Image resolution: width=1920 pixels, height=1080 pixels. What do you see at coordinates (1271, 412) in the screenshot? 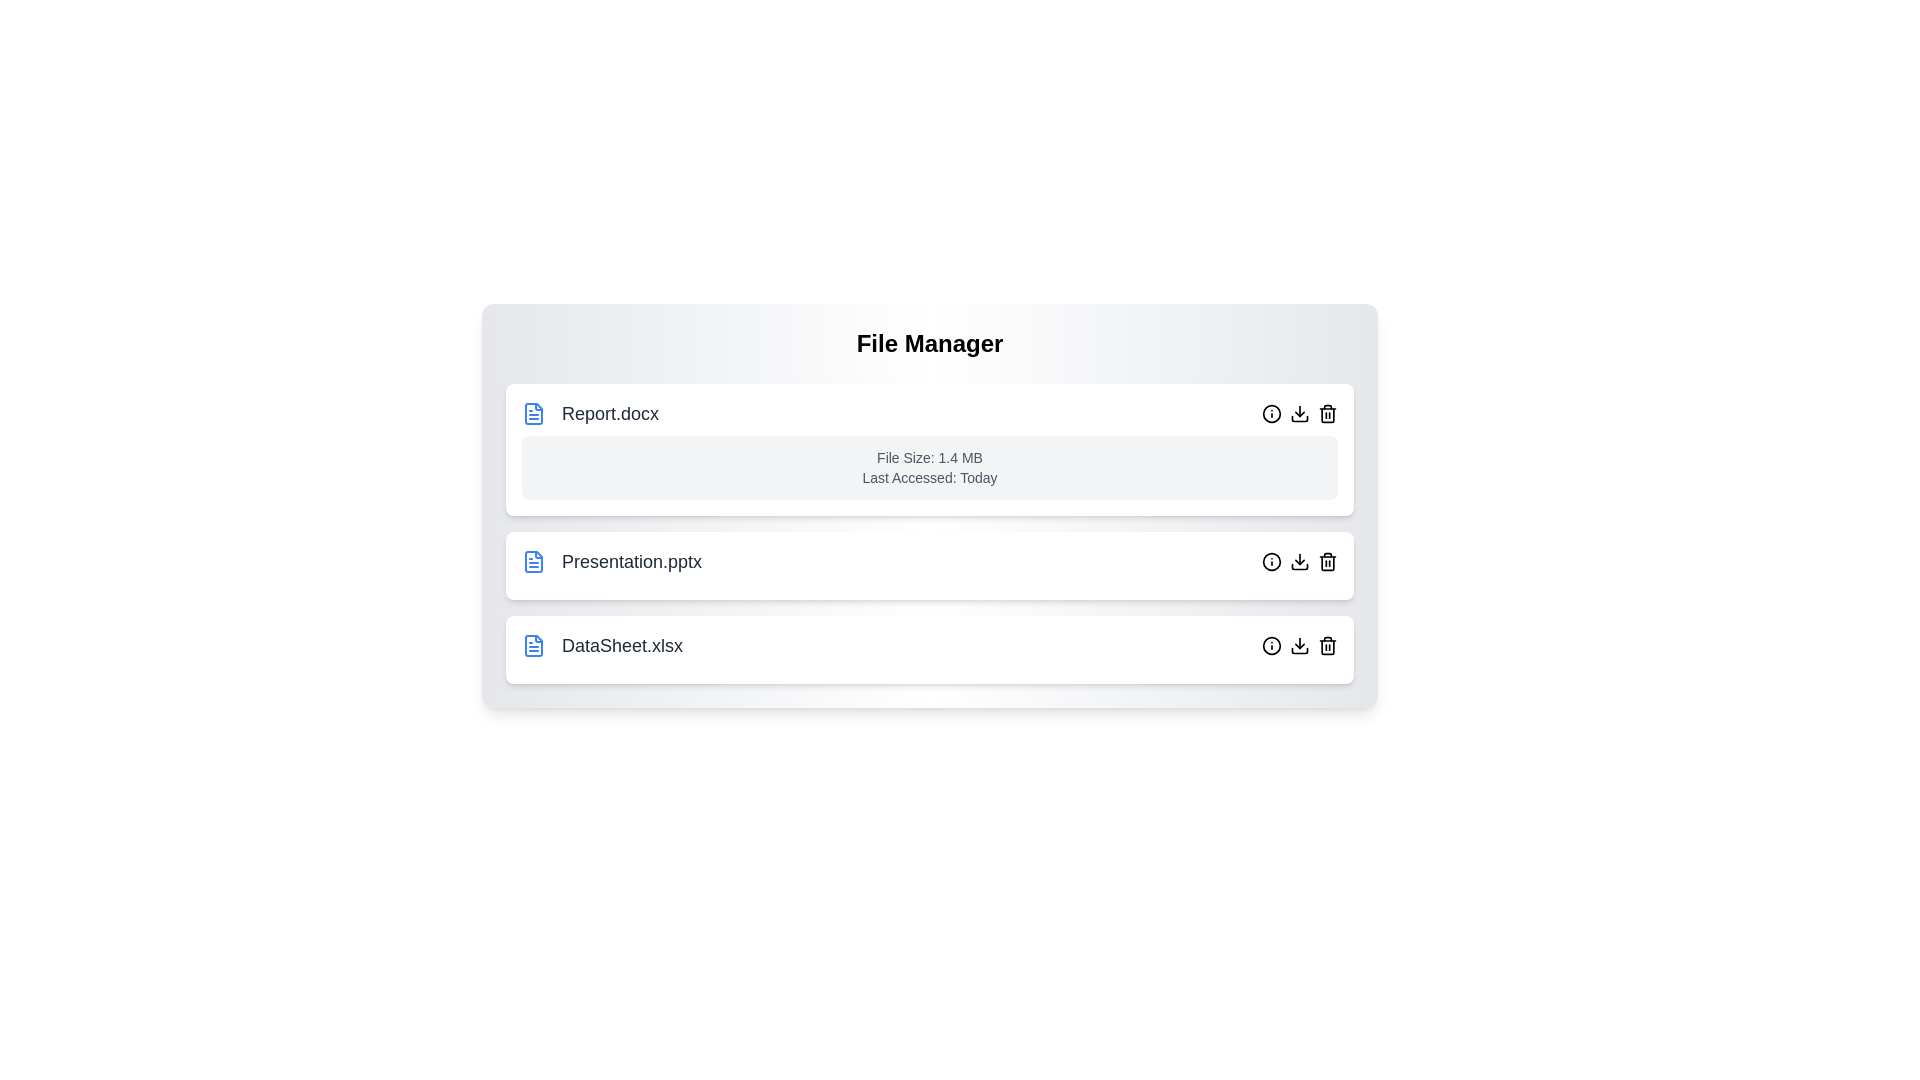
I see `'info' button for the file named Report.docx to toggle its details` at bounding box center [1271, 412].